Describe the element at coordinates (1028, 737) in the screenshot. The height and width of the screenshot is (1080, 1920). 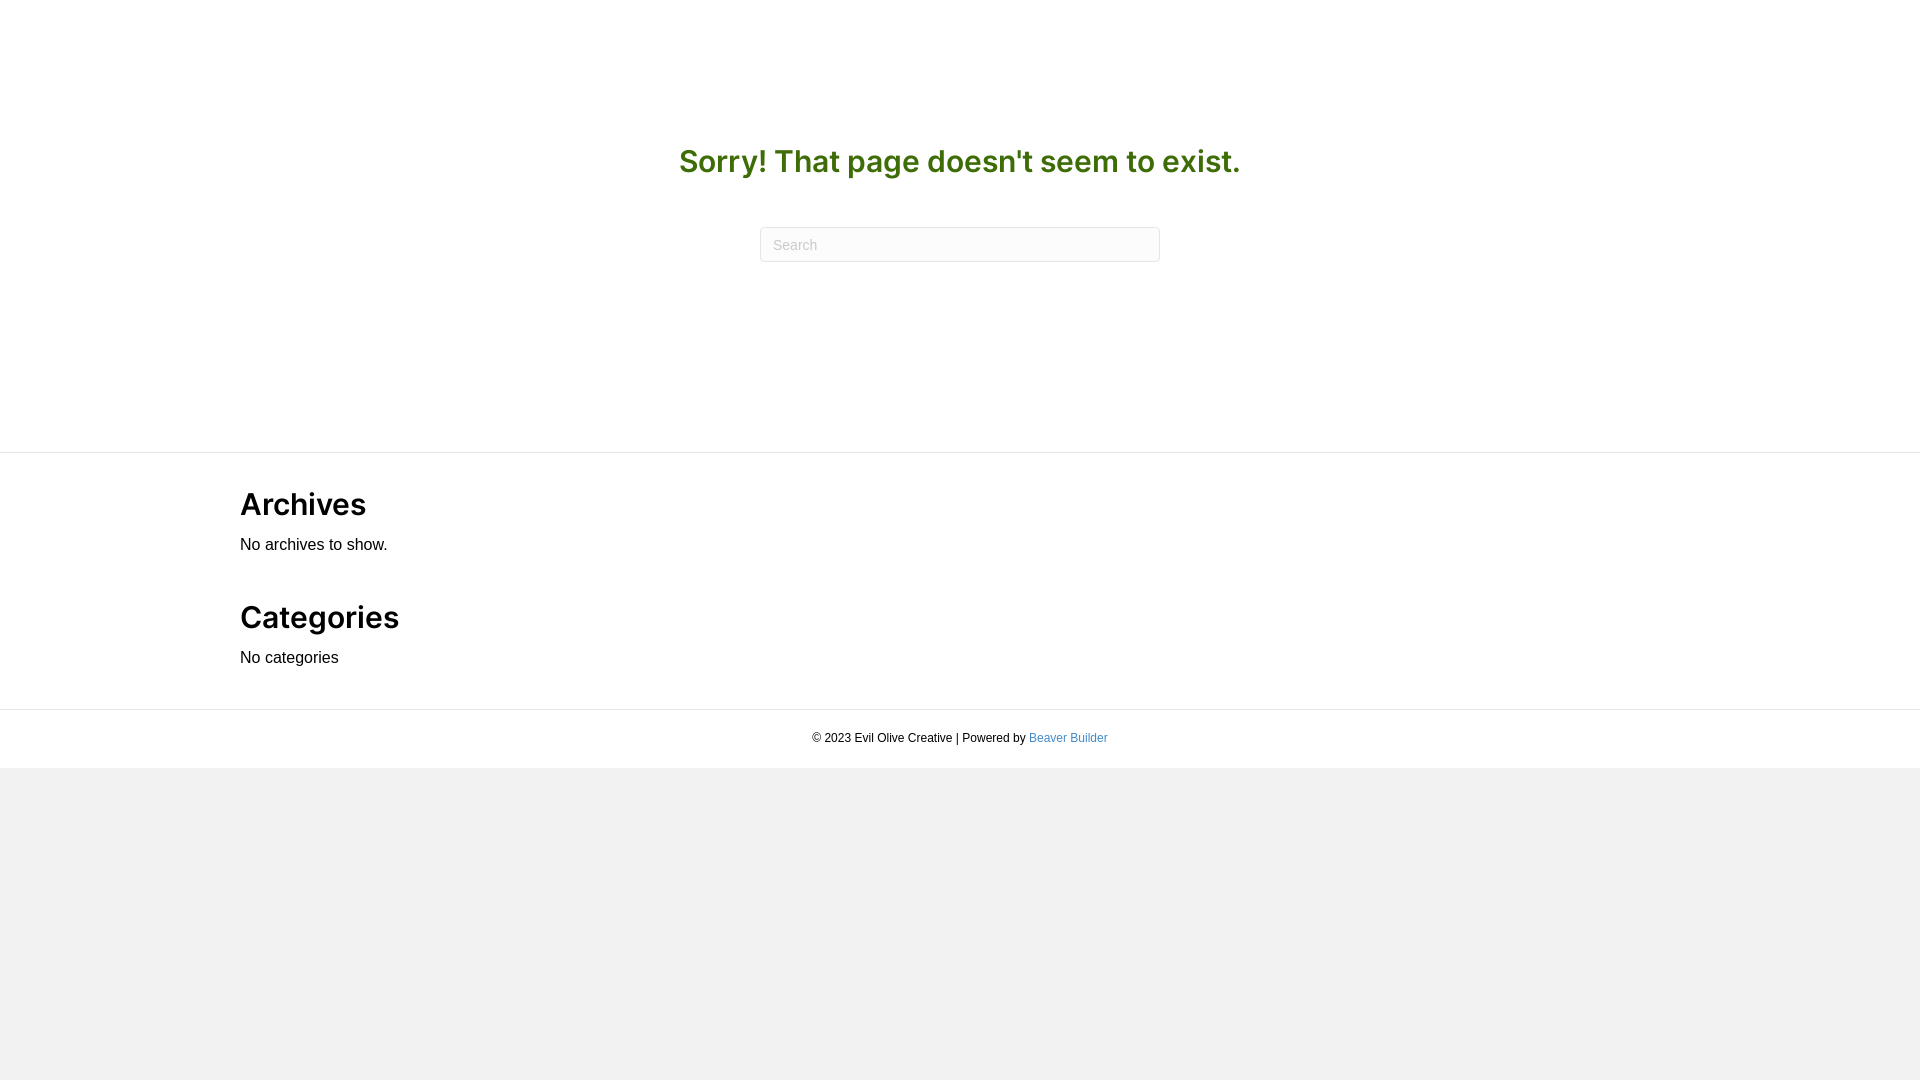
I see `'Beaver Builder'` at that location.